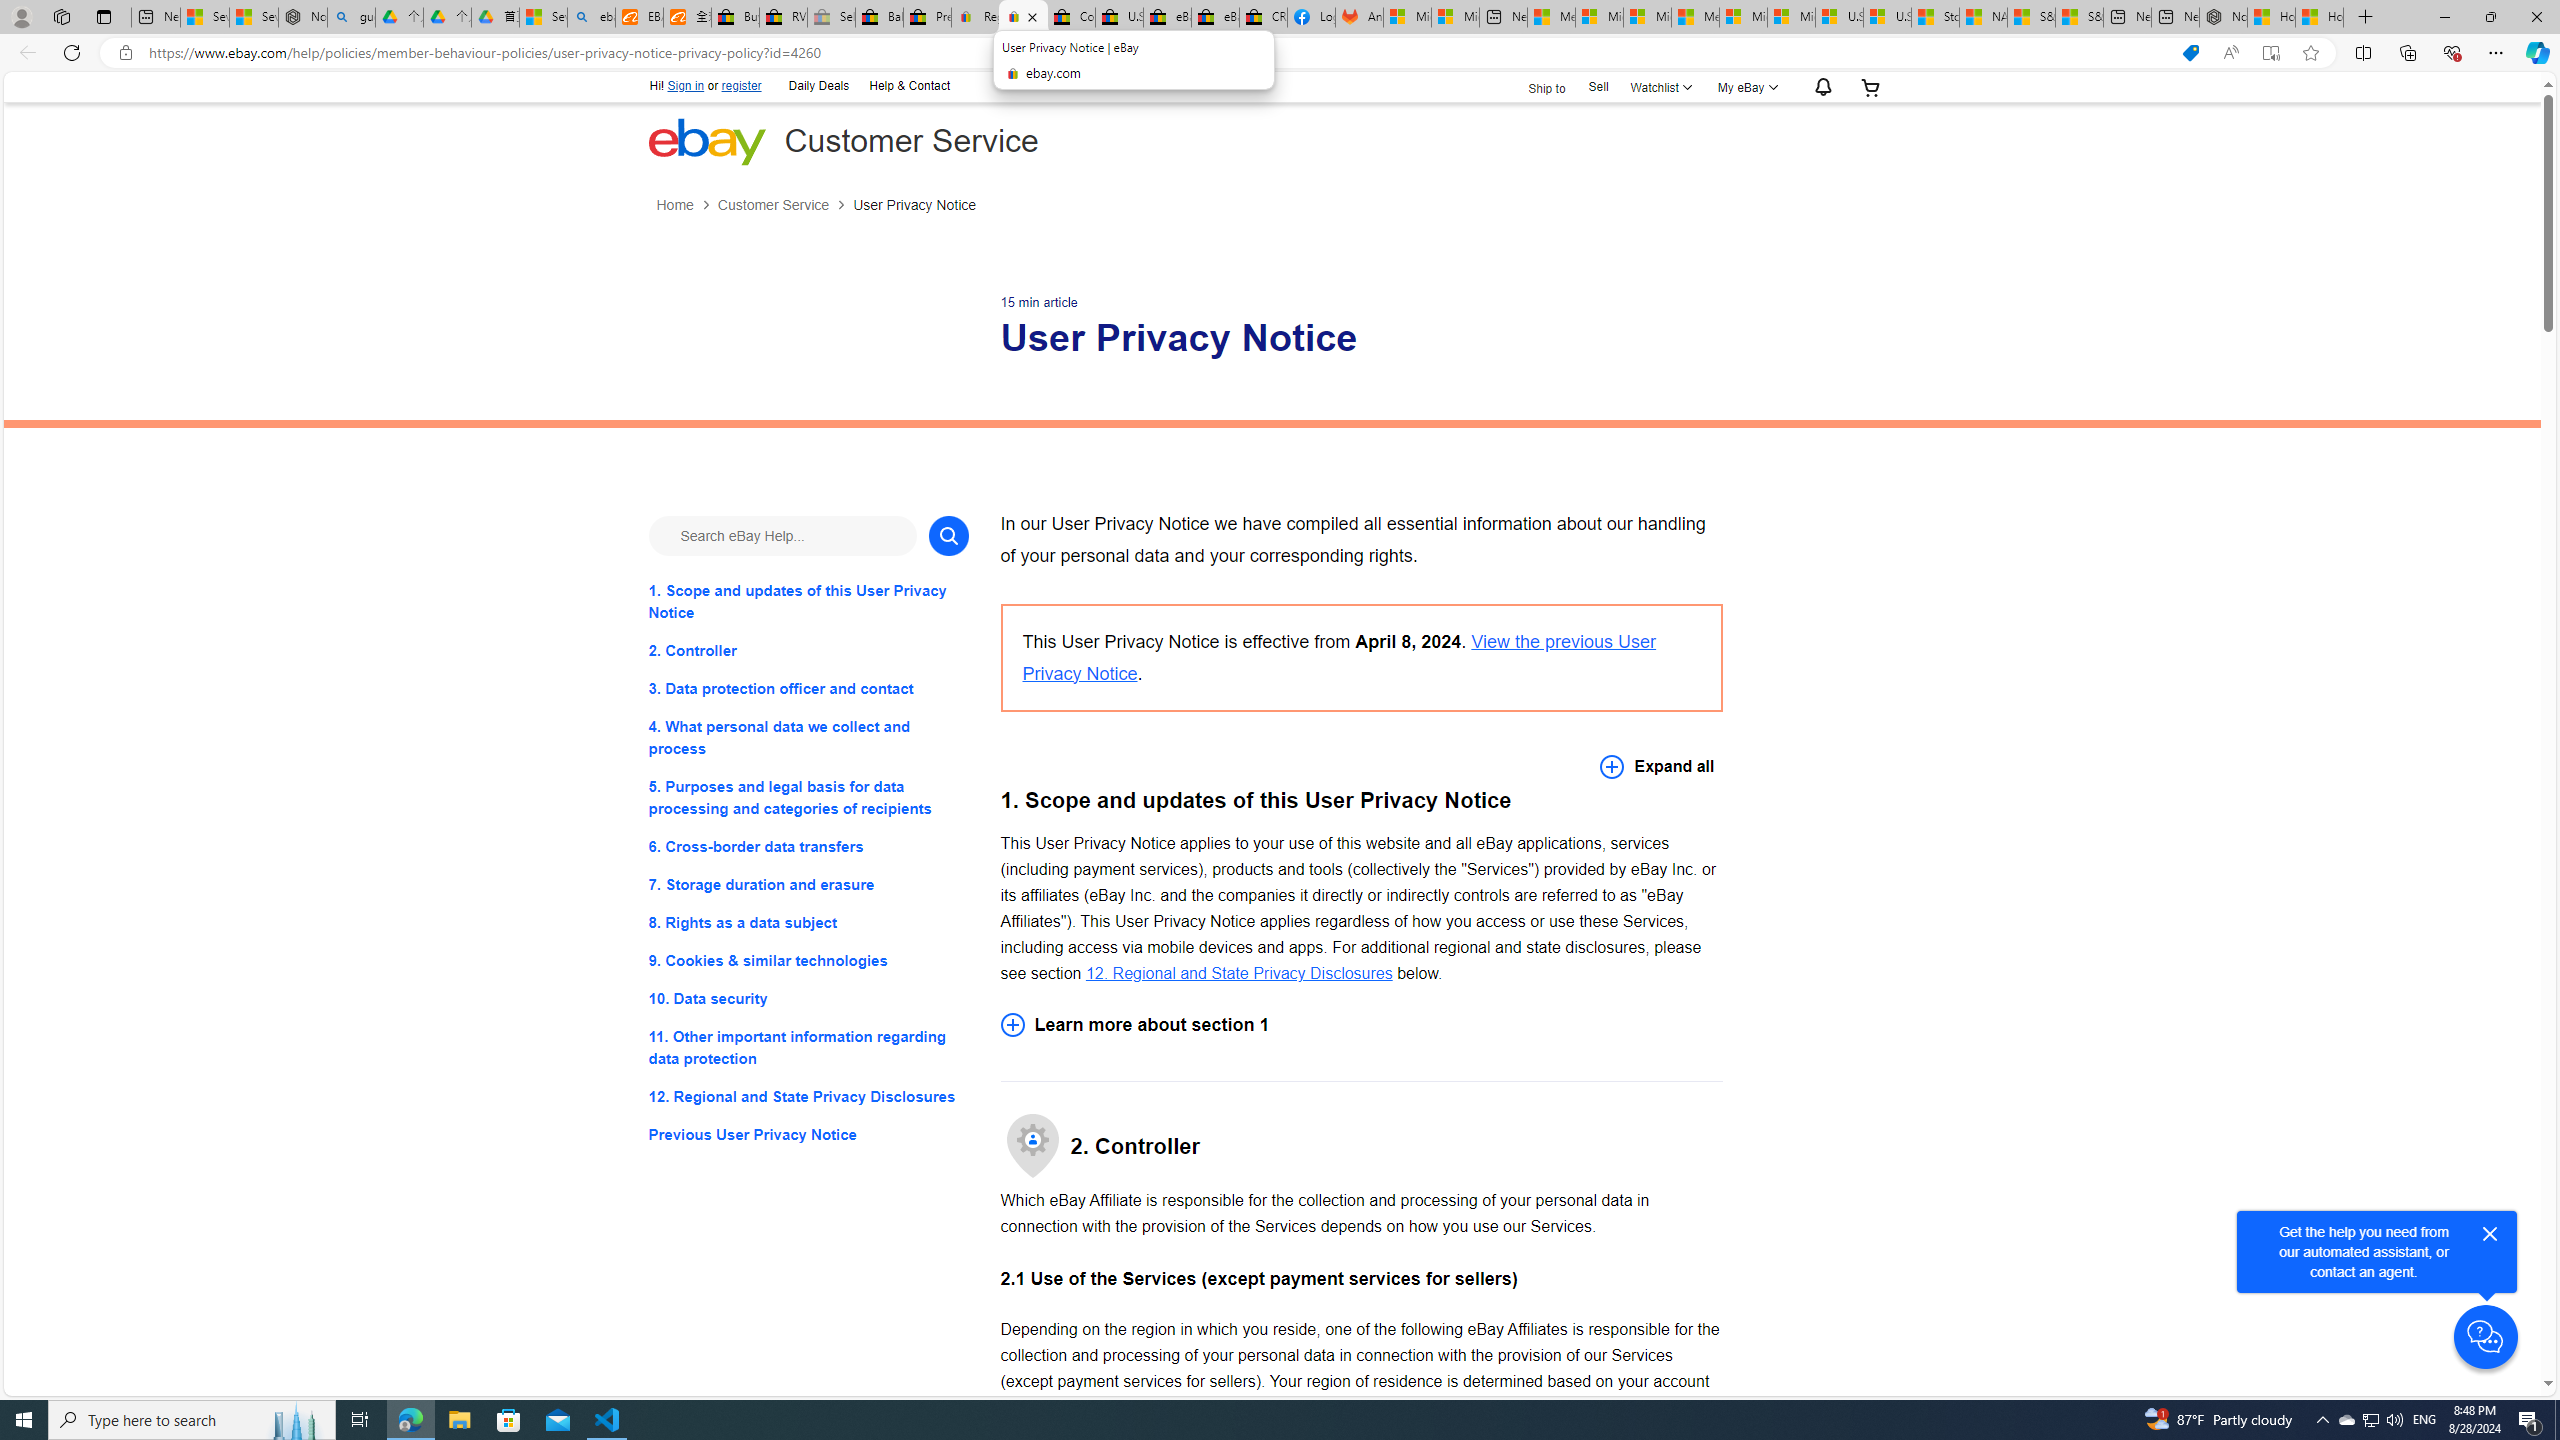 The image size is (2560, 1440). What do you see at coordinates (807, 1048) in the screenshot?
I see `'11. Other important information regarding data protection'` at bounding box center [807, 1048].